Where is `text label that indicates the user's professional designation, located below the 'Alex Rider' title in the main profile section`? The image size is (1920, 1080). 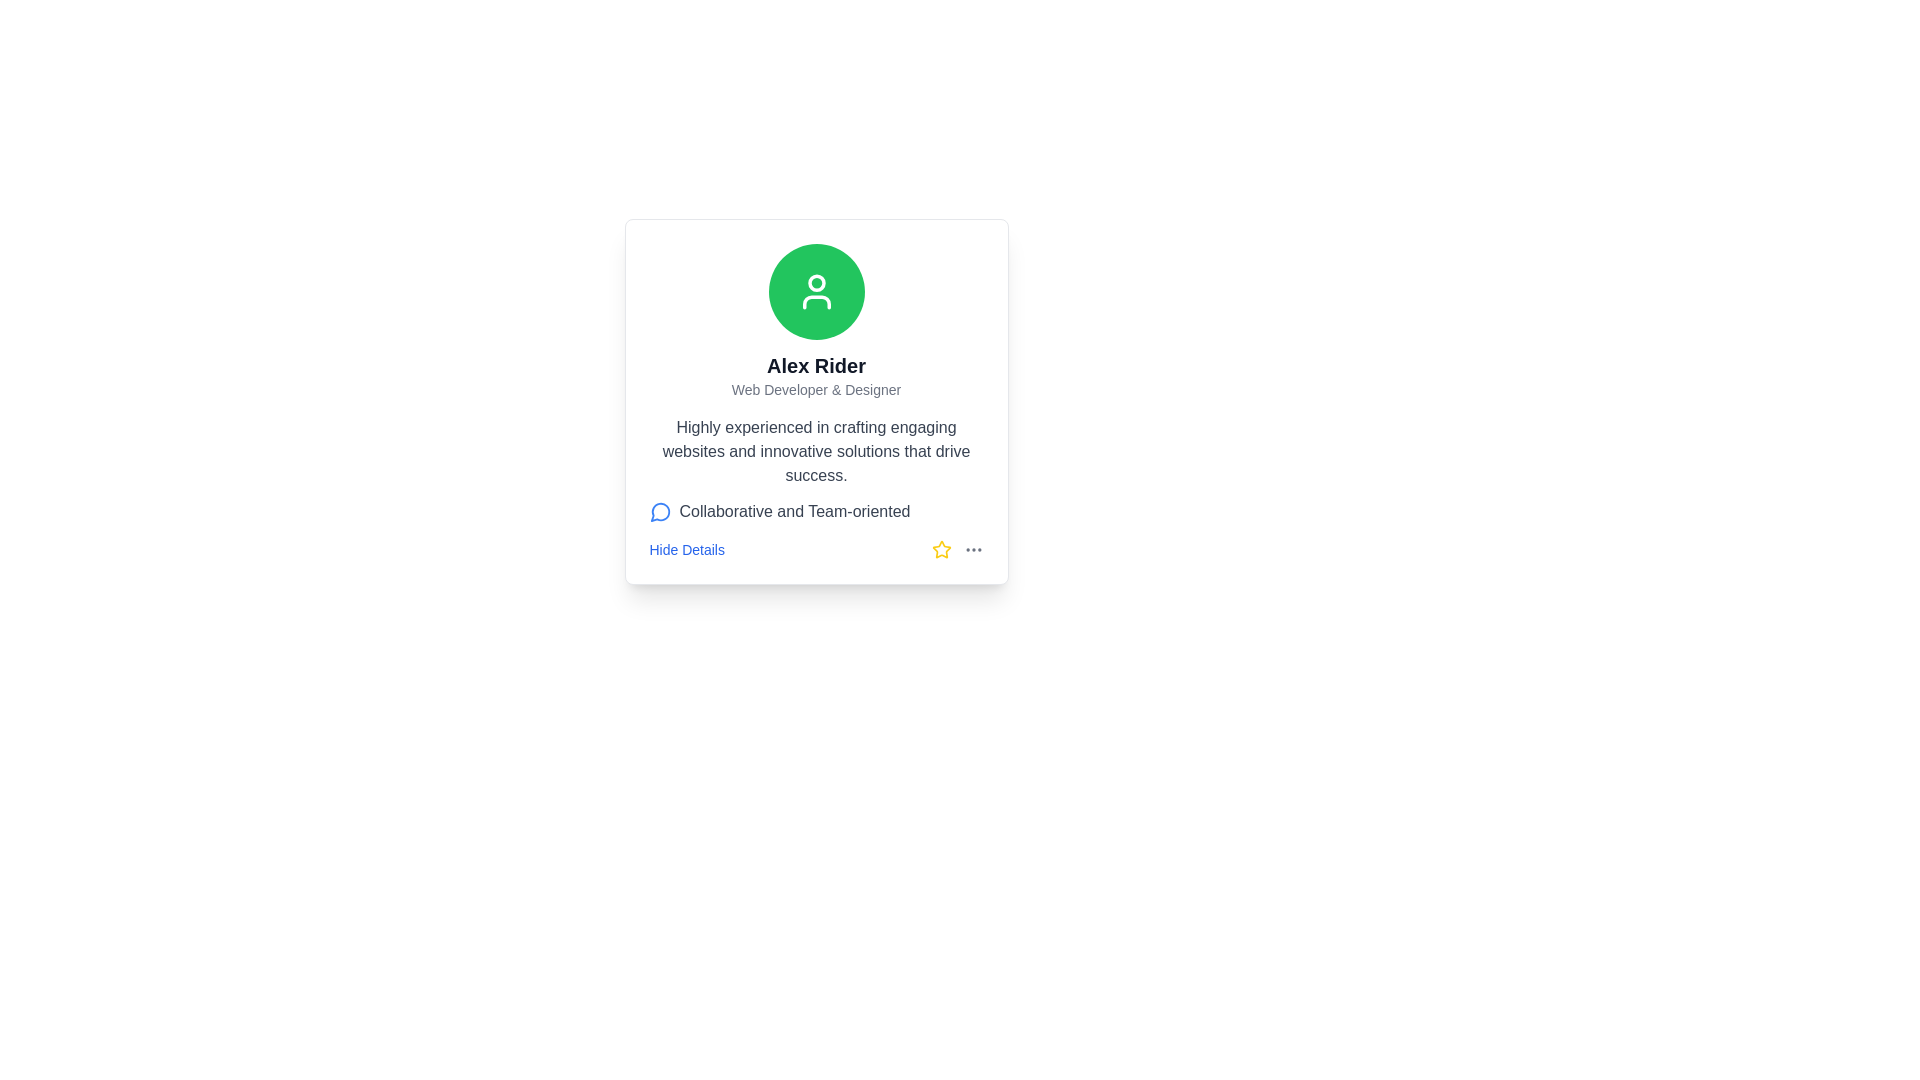
text label that indicates the user's professional designation, located below the 'Alex Rider' title in the main profile section is located at coordinates (816, 389).